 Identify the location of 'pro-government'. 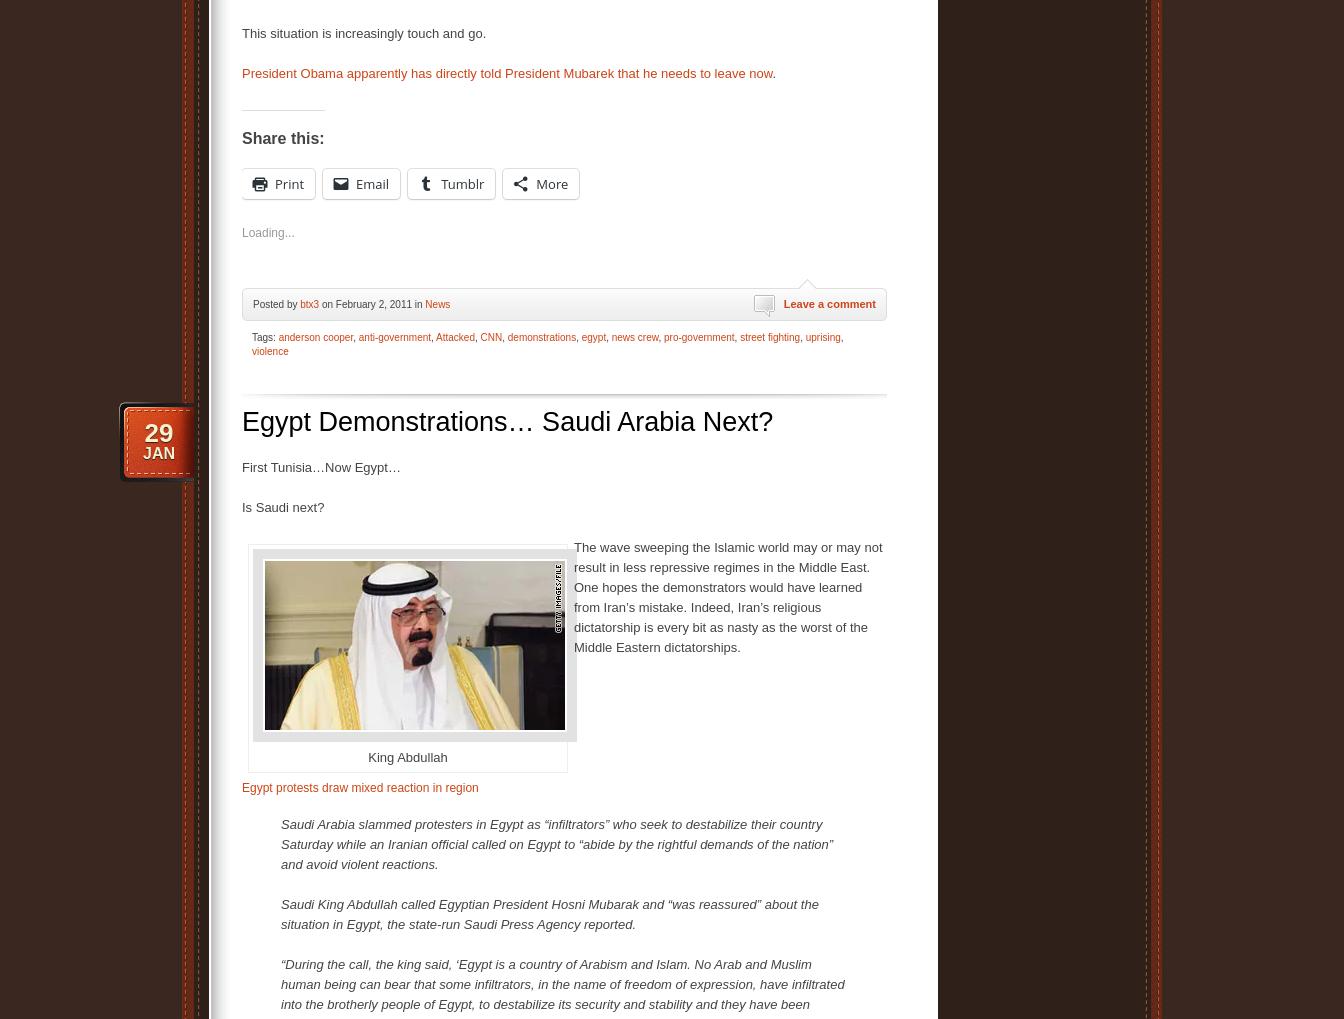
(698, 337).